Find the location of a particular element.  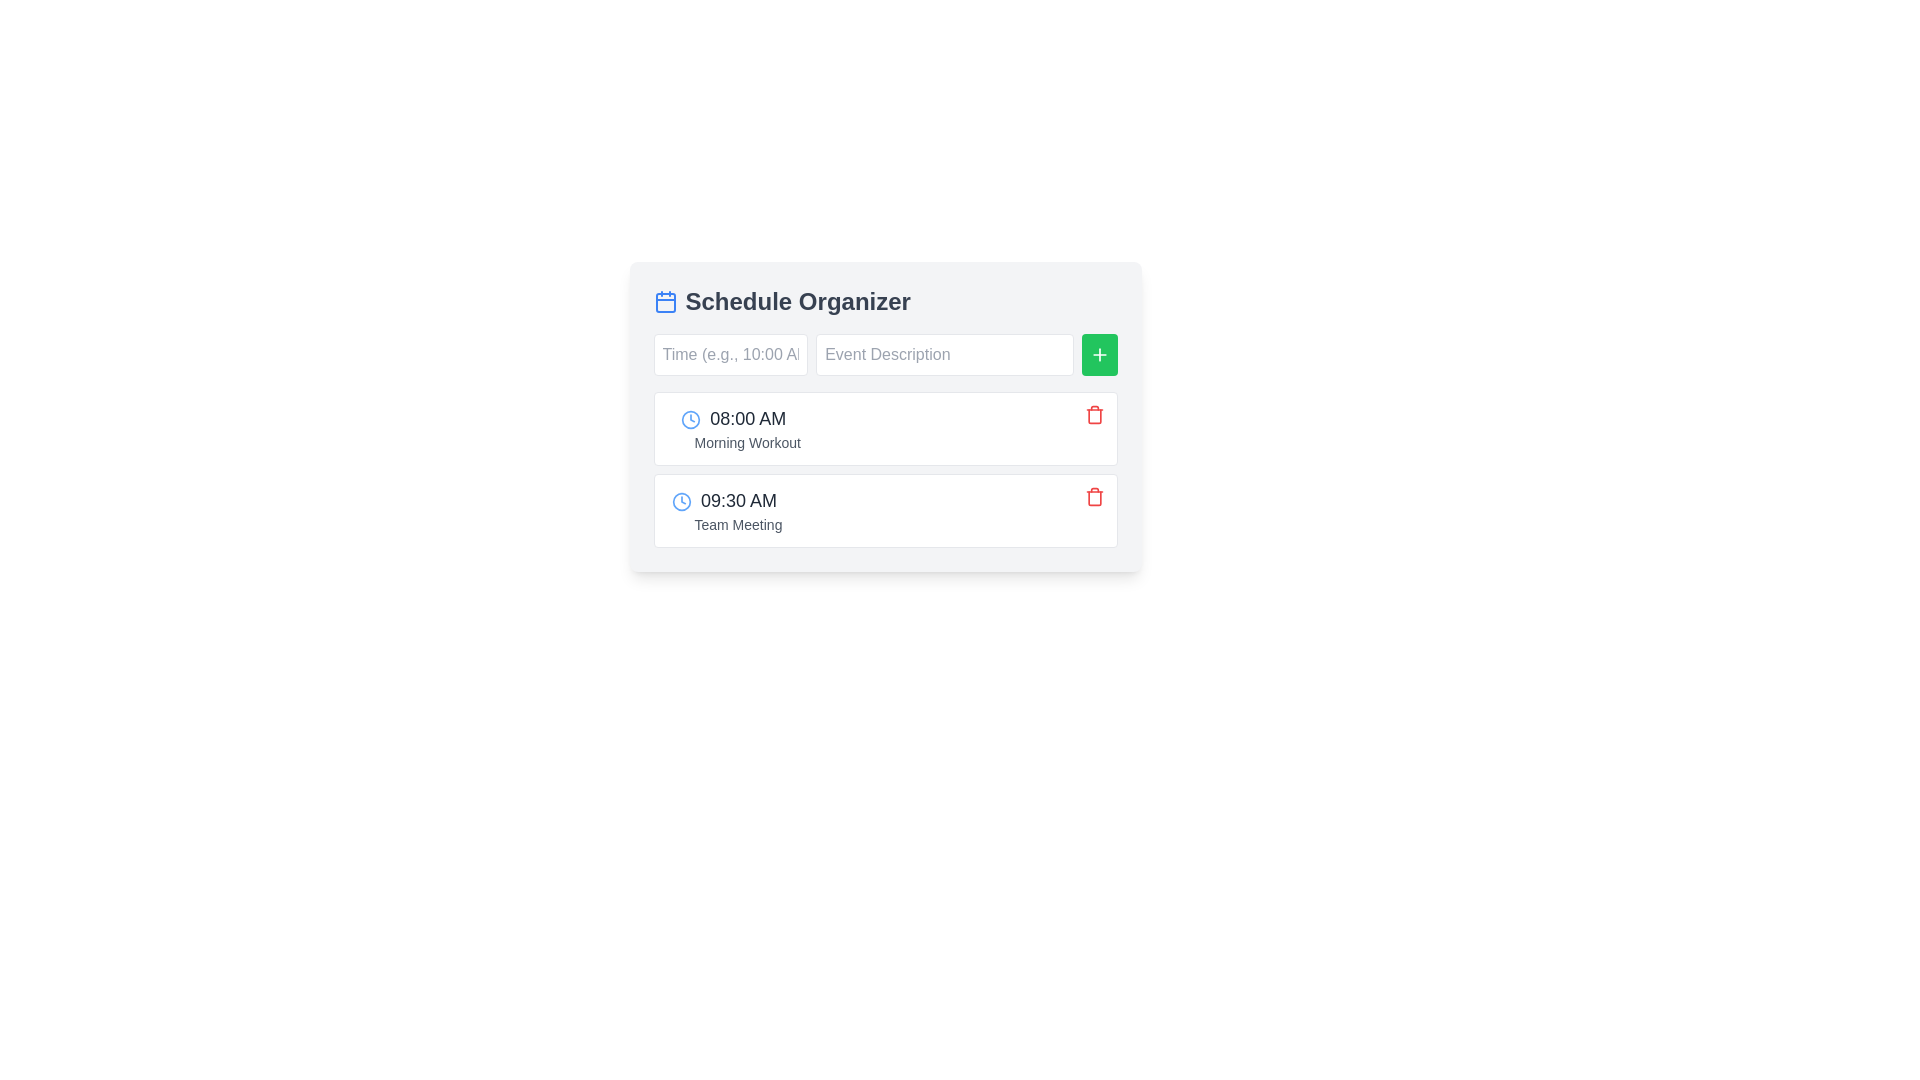

the small red trash bin icon button located to the right of the '09:30 AM Team Meeting' text is located at coordinates (1093, 496).